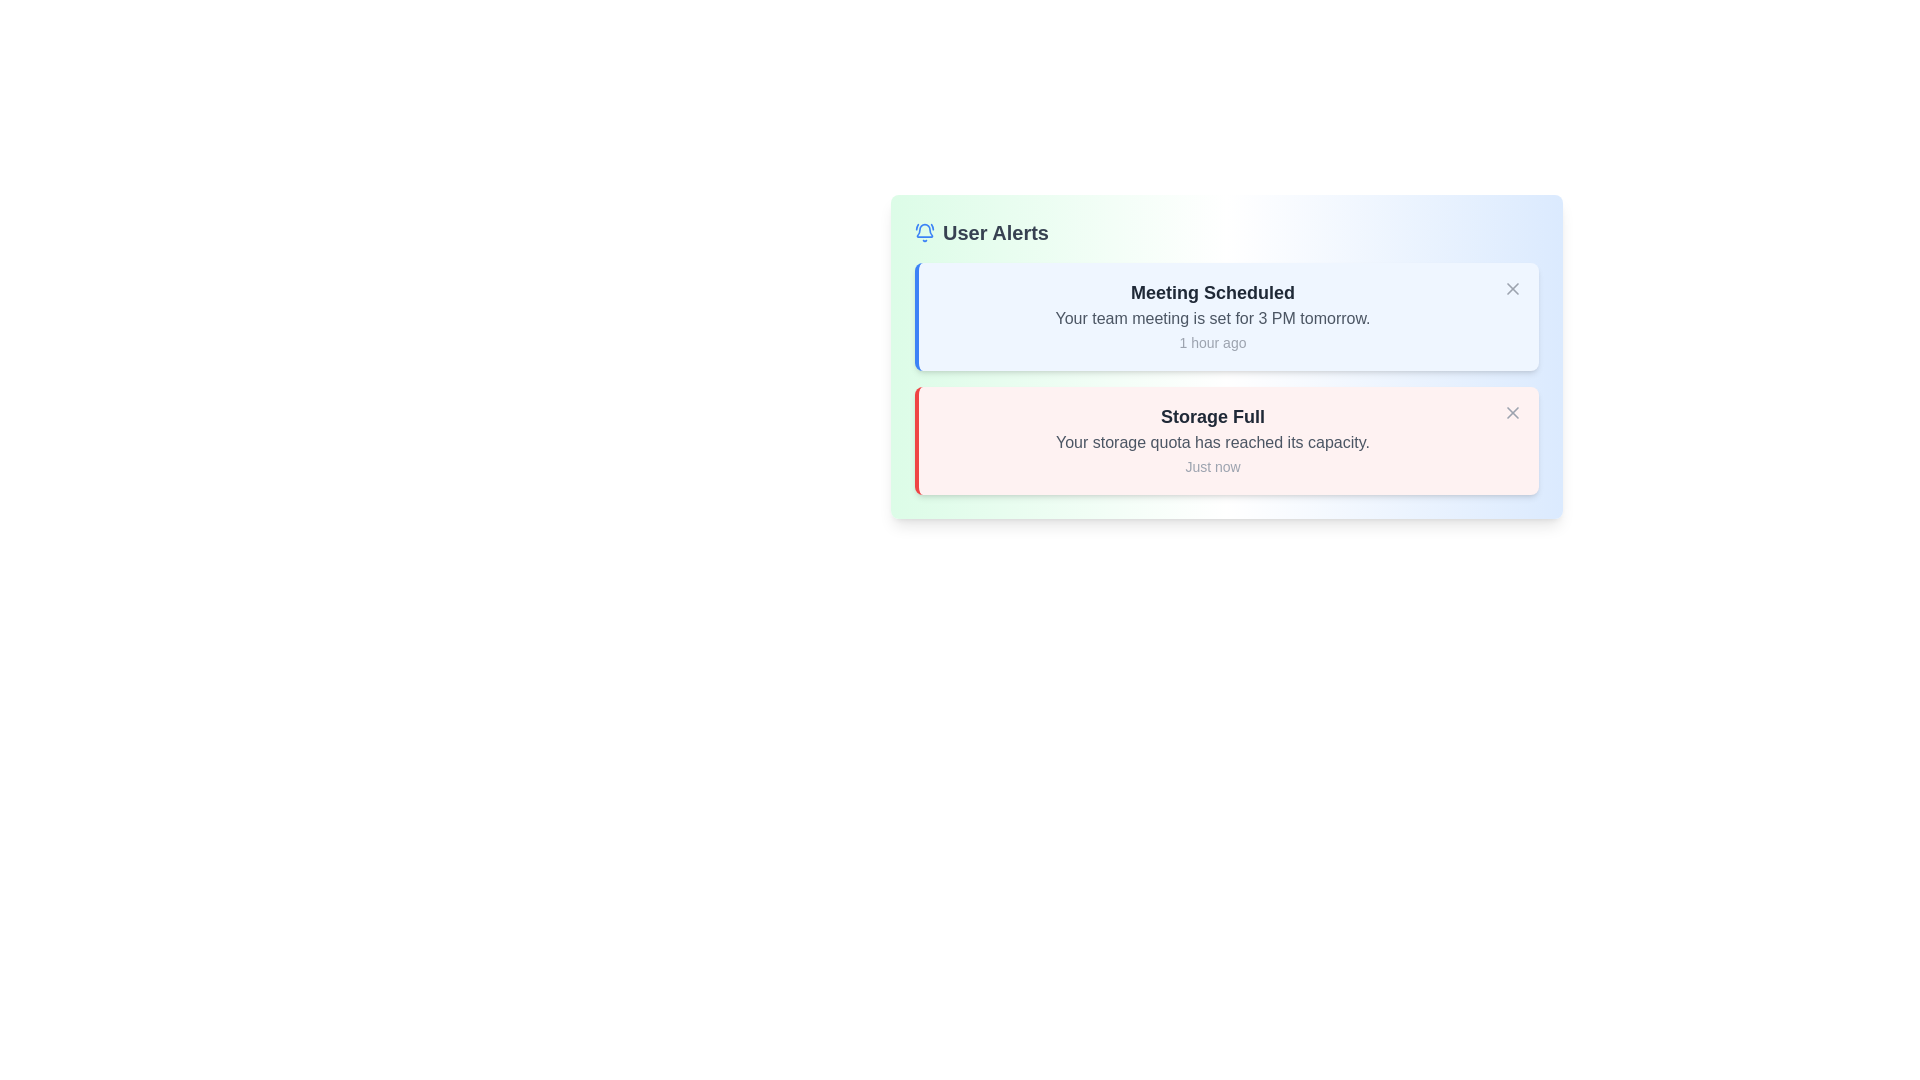 The height and width of the screenshot is (1080, 1920). I want to click on the 'User Alerts' bell icon to interact with it, so click(924, 231).